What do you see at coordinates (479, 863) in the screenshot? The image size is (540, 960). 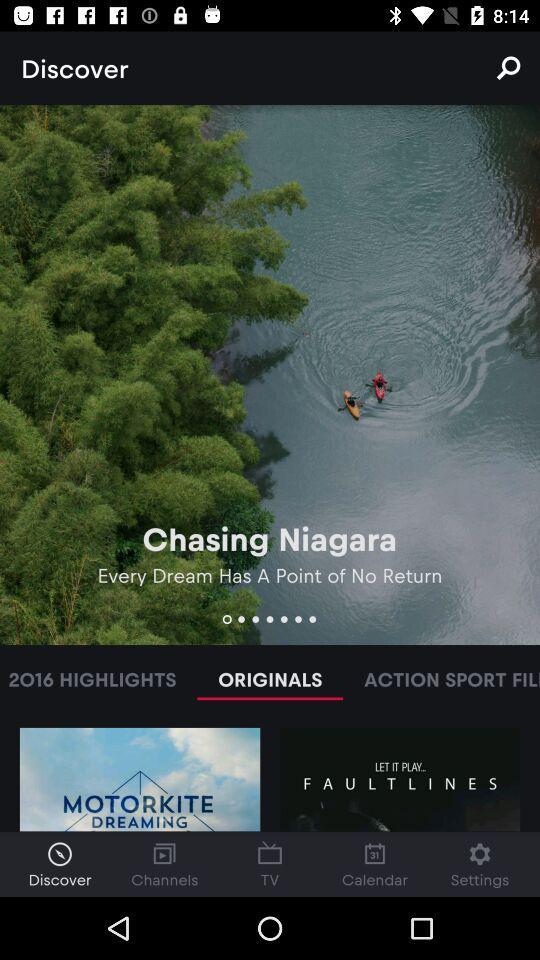 I see `settings` at bounding box center [479, 863].